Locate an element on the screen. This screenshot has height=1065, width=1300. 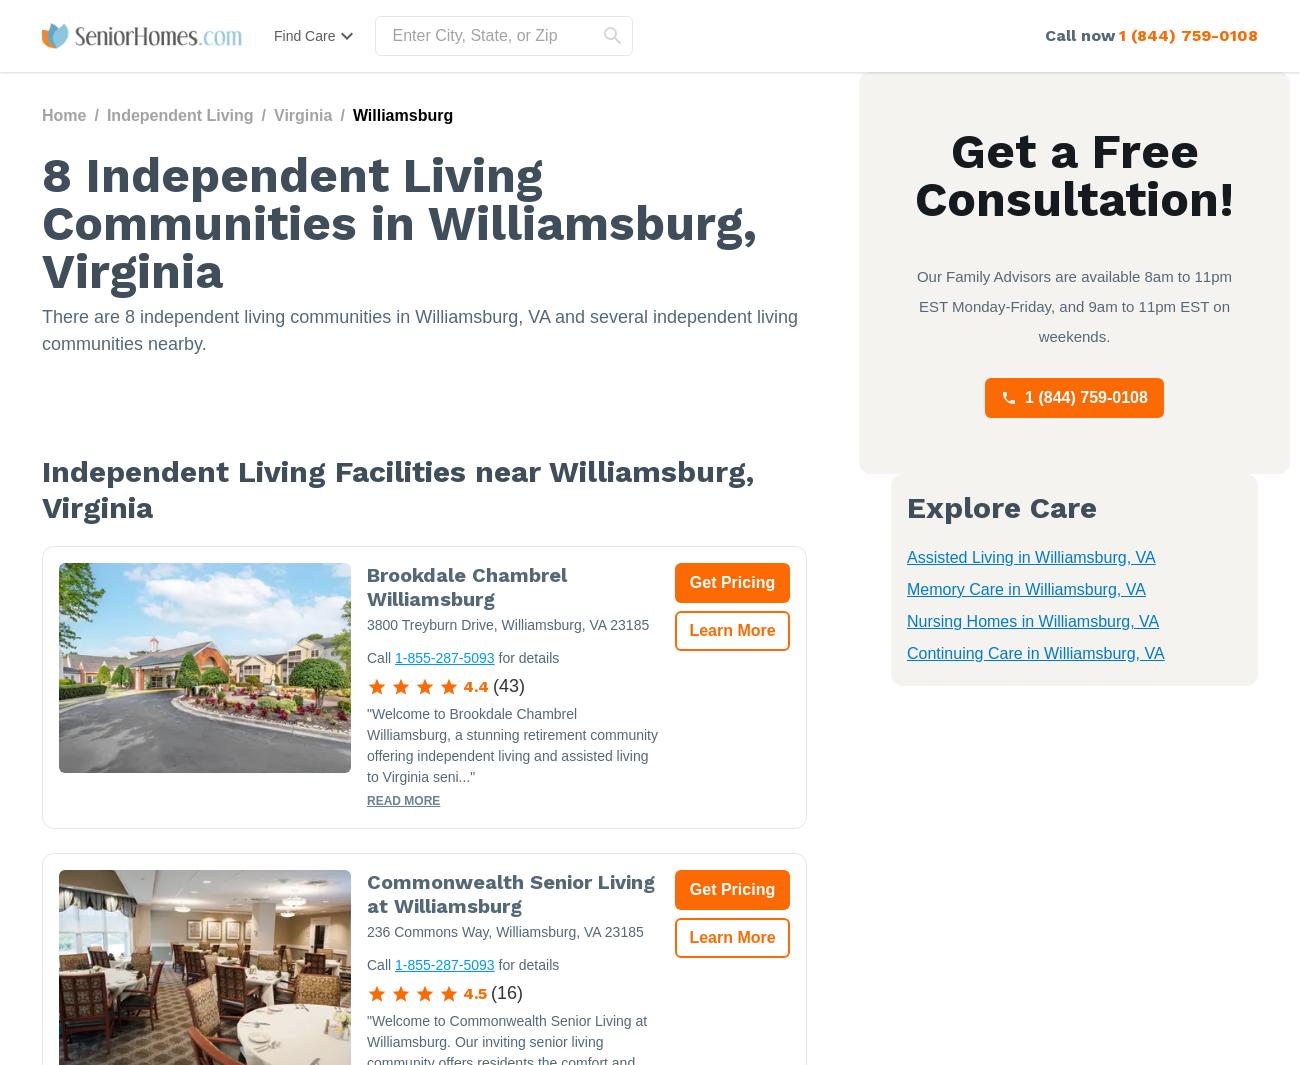
'Brookdale Chambrel Williamsburg' is located at coordinates (465, 587).